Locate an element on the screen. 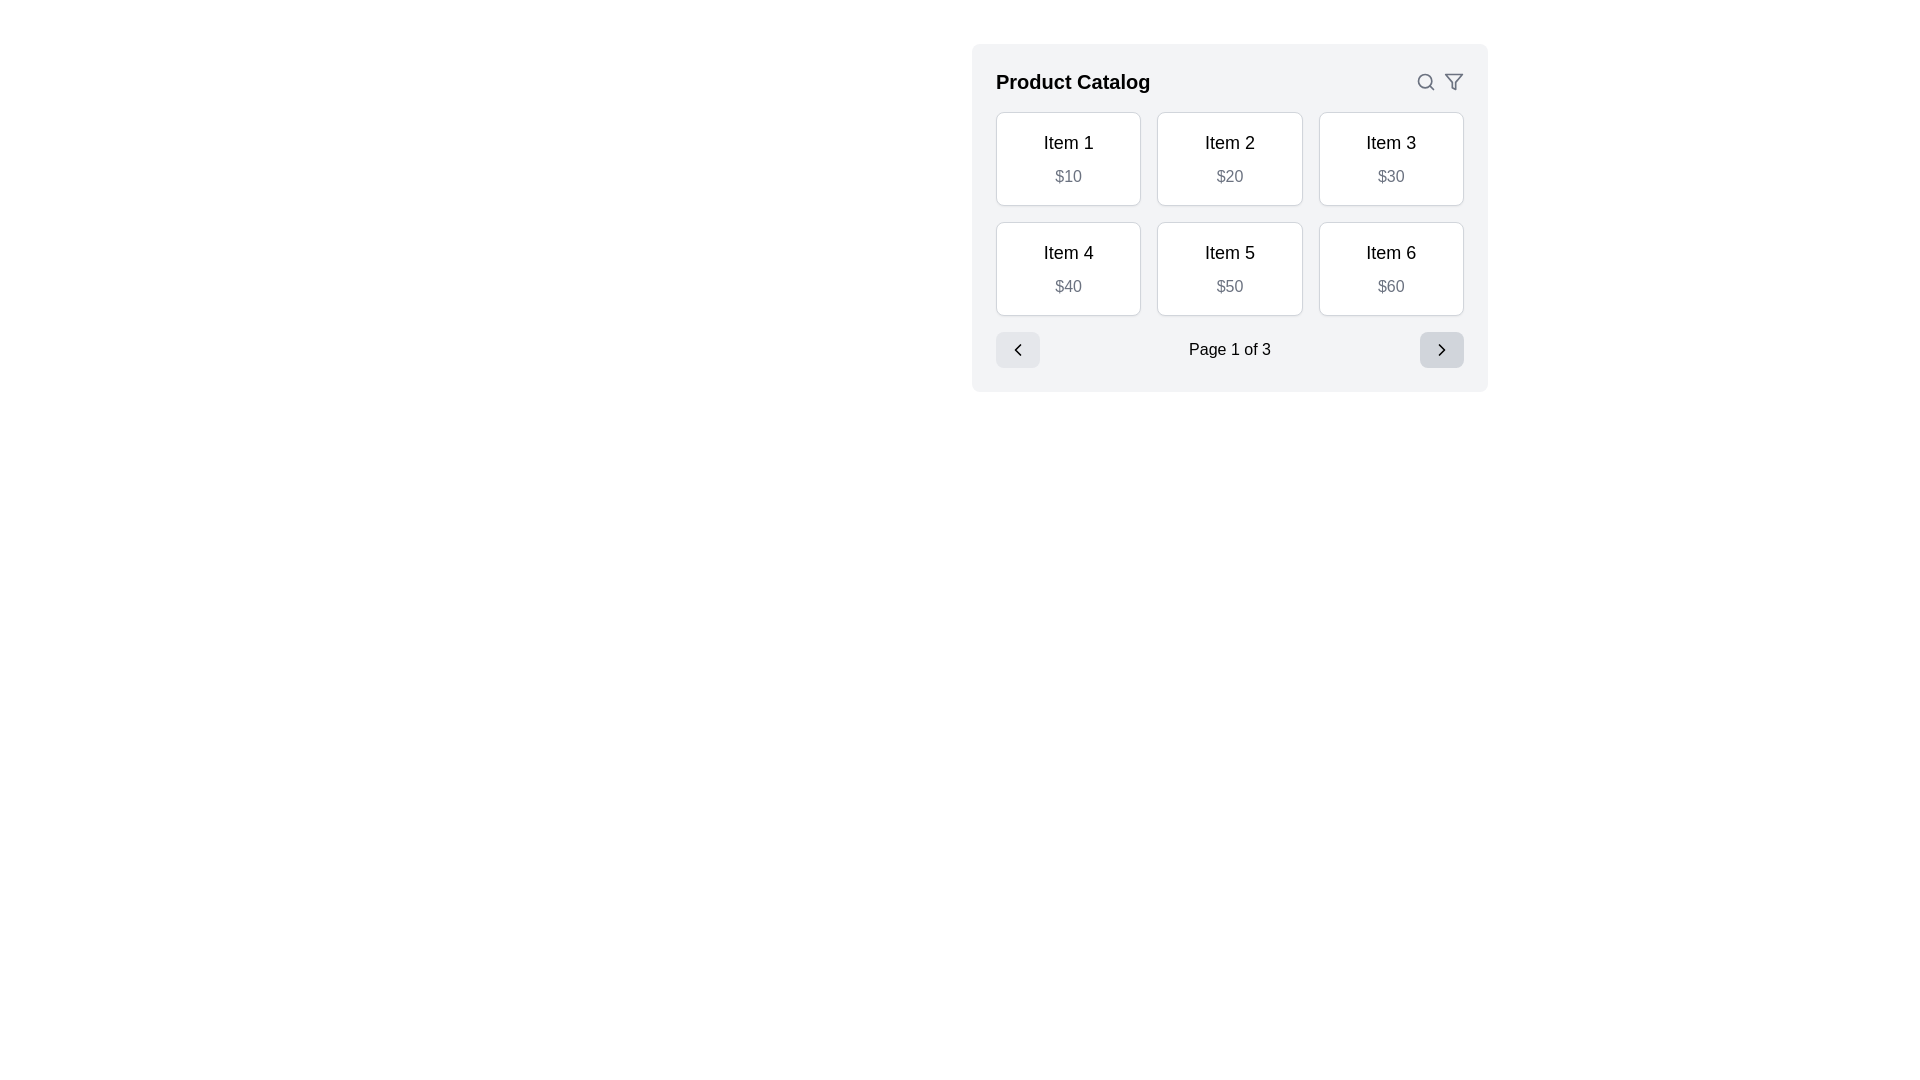 The height and width of the screenshot is (1080, 1920). the text label indicating the current page number in the pagination interface of the product catalog is located at coordinates (1228, 349).